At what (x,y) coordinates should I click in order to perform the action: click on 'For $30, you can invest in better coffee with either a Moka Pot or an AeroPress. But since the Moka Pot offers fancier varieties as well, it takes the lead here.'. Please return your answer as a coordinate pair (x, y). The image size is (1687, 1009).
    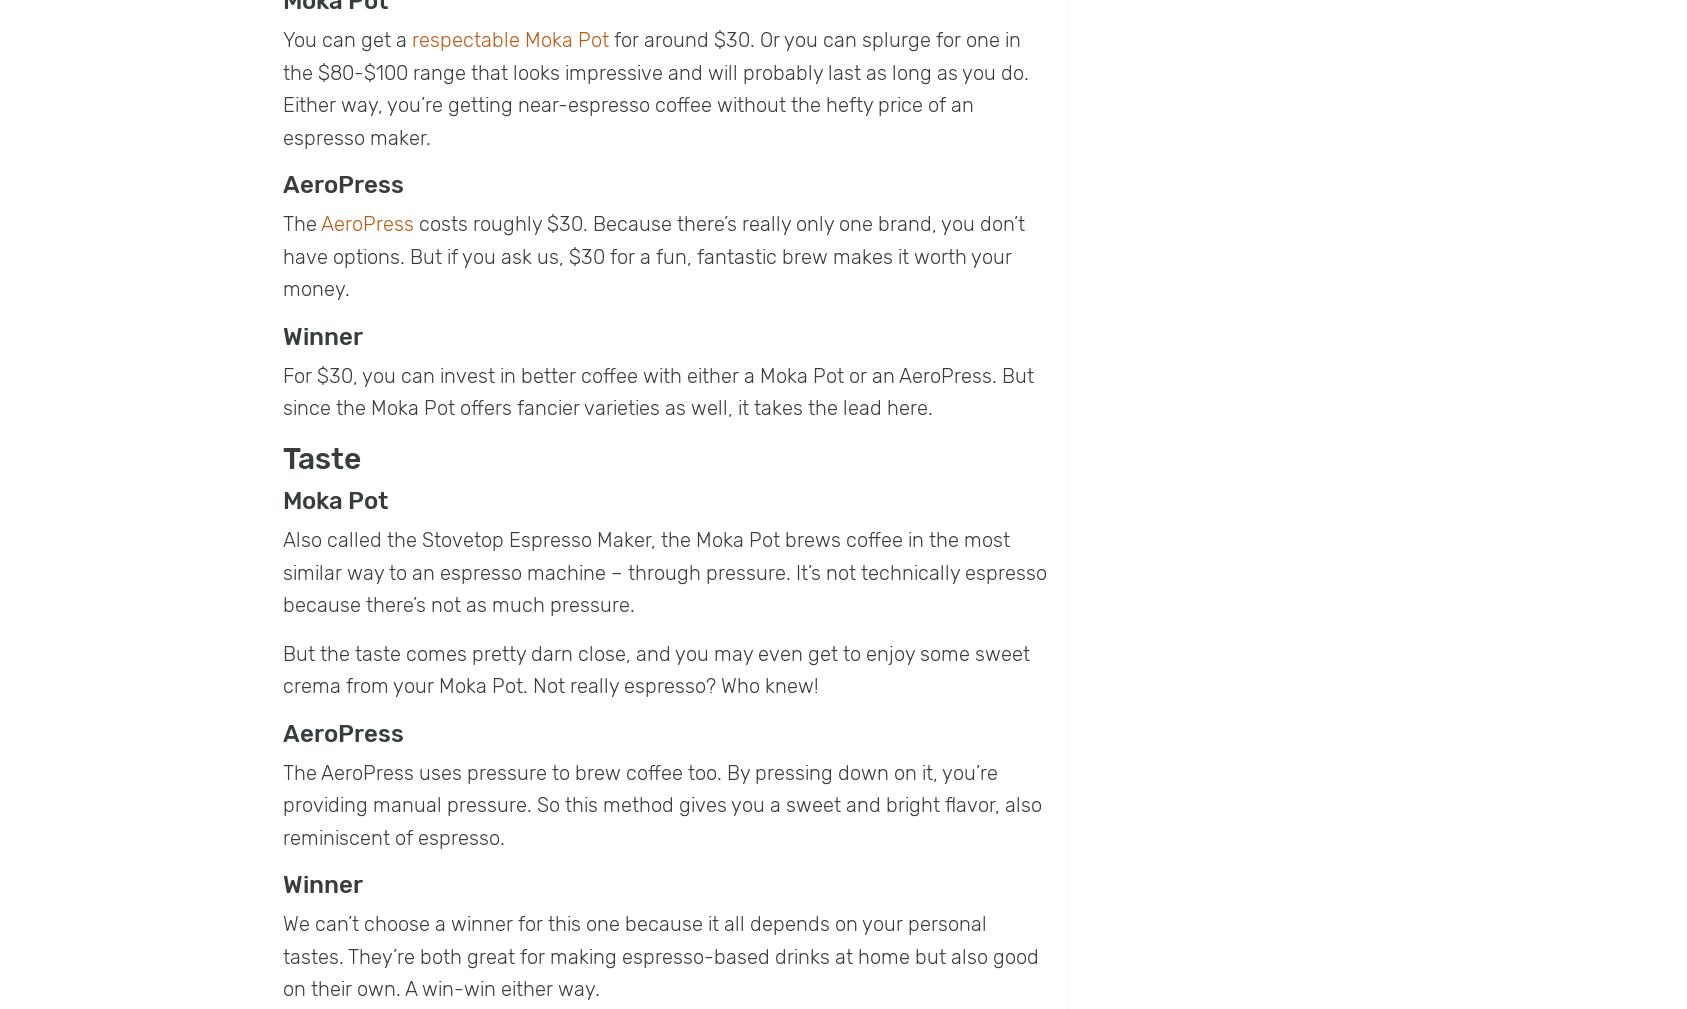
    Looking at the image, I should click on (658, 390).